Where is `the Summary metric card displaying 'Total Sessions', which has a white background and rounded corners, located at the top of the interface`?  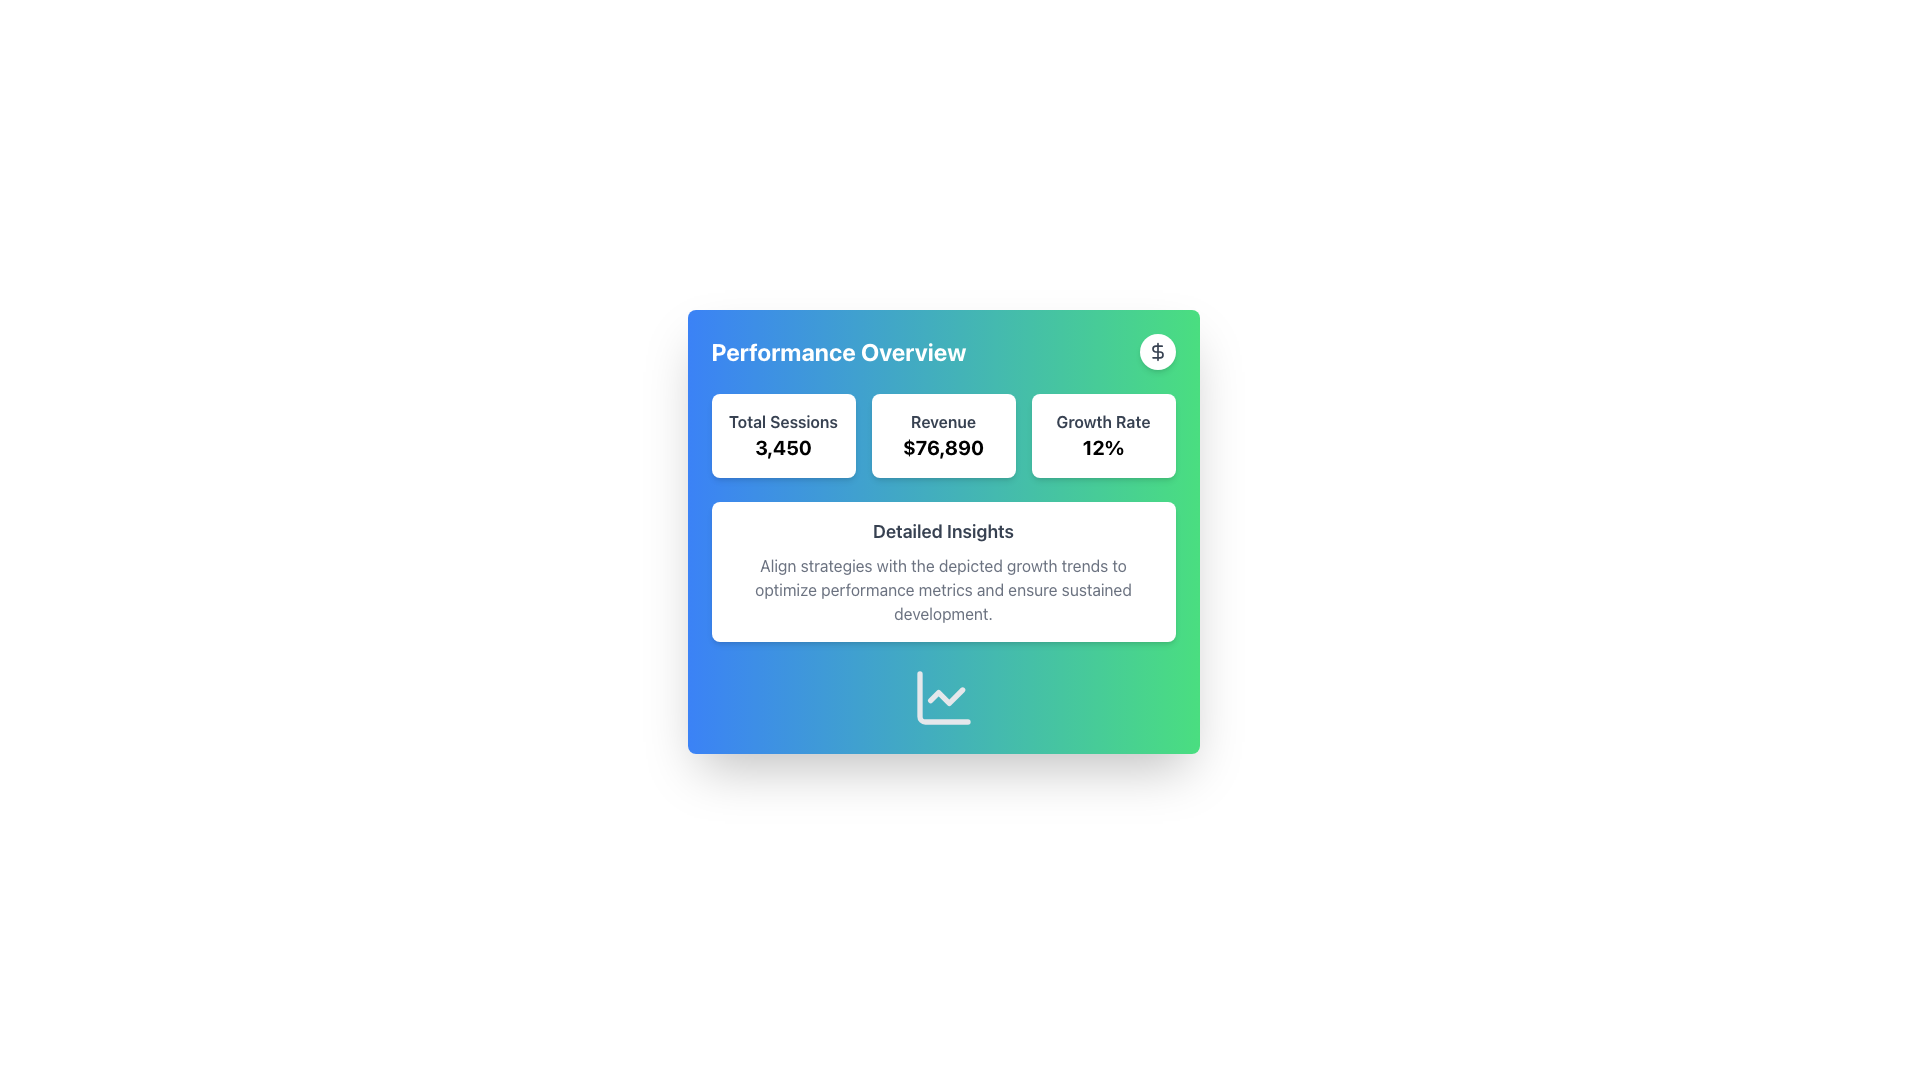 the Summary metric card displaying 'Total Sessions', which has a white background and rounded corners, located at the top of the interface is located at coordinates (782, 434).